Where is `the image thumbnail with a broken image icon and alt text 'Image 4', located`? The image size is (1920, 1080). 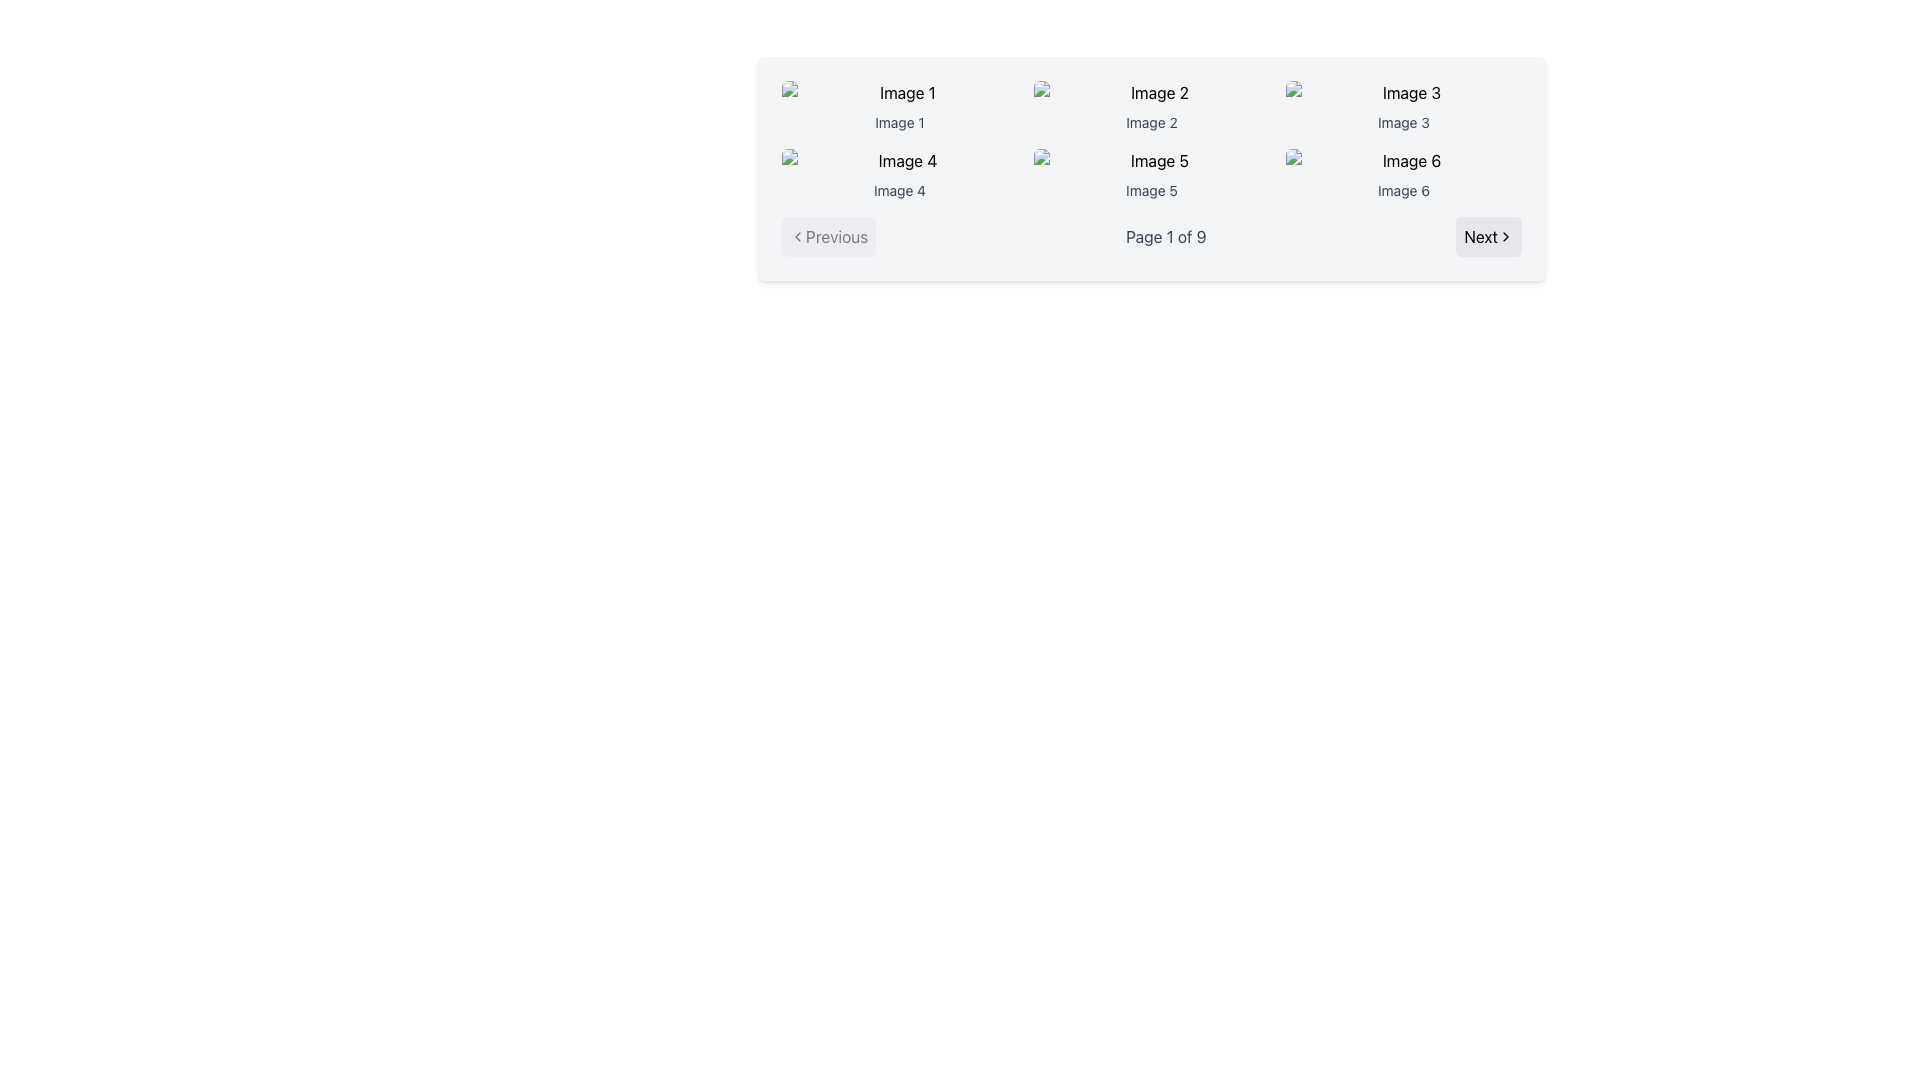
the image thumbnail with a broken image icon and alt text 'Image 4', located is located at coordinates (899, 160).